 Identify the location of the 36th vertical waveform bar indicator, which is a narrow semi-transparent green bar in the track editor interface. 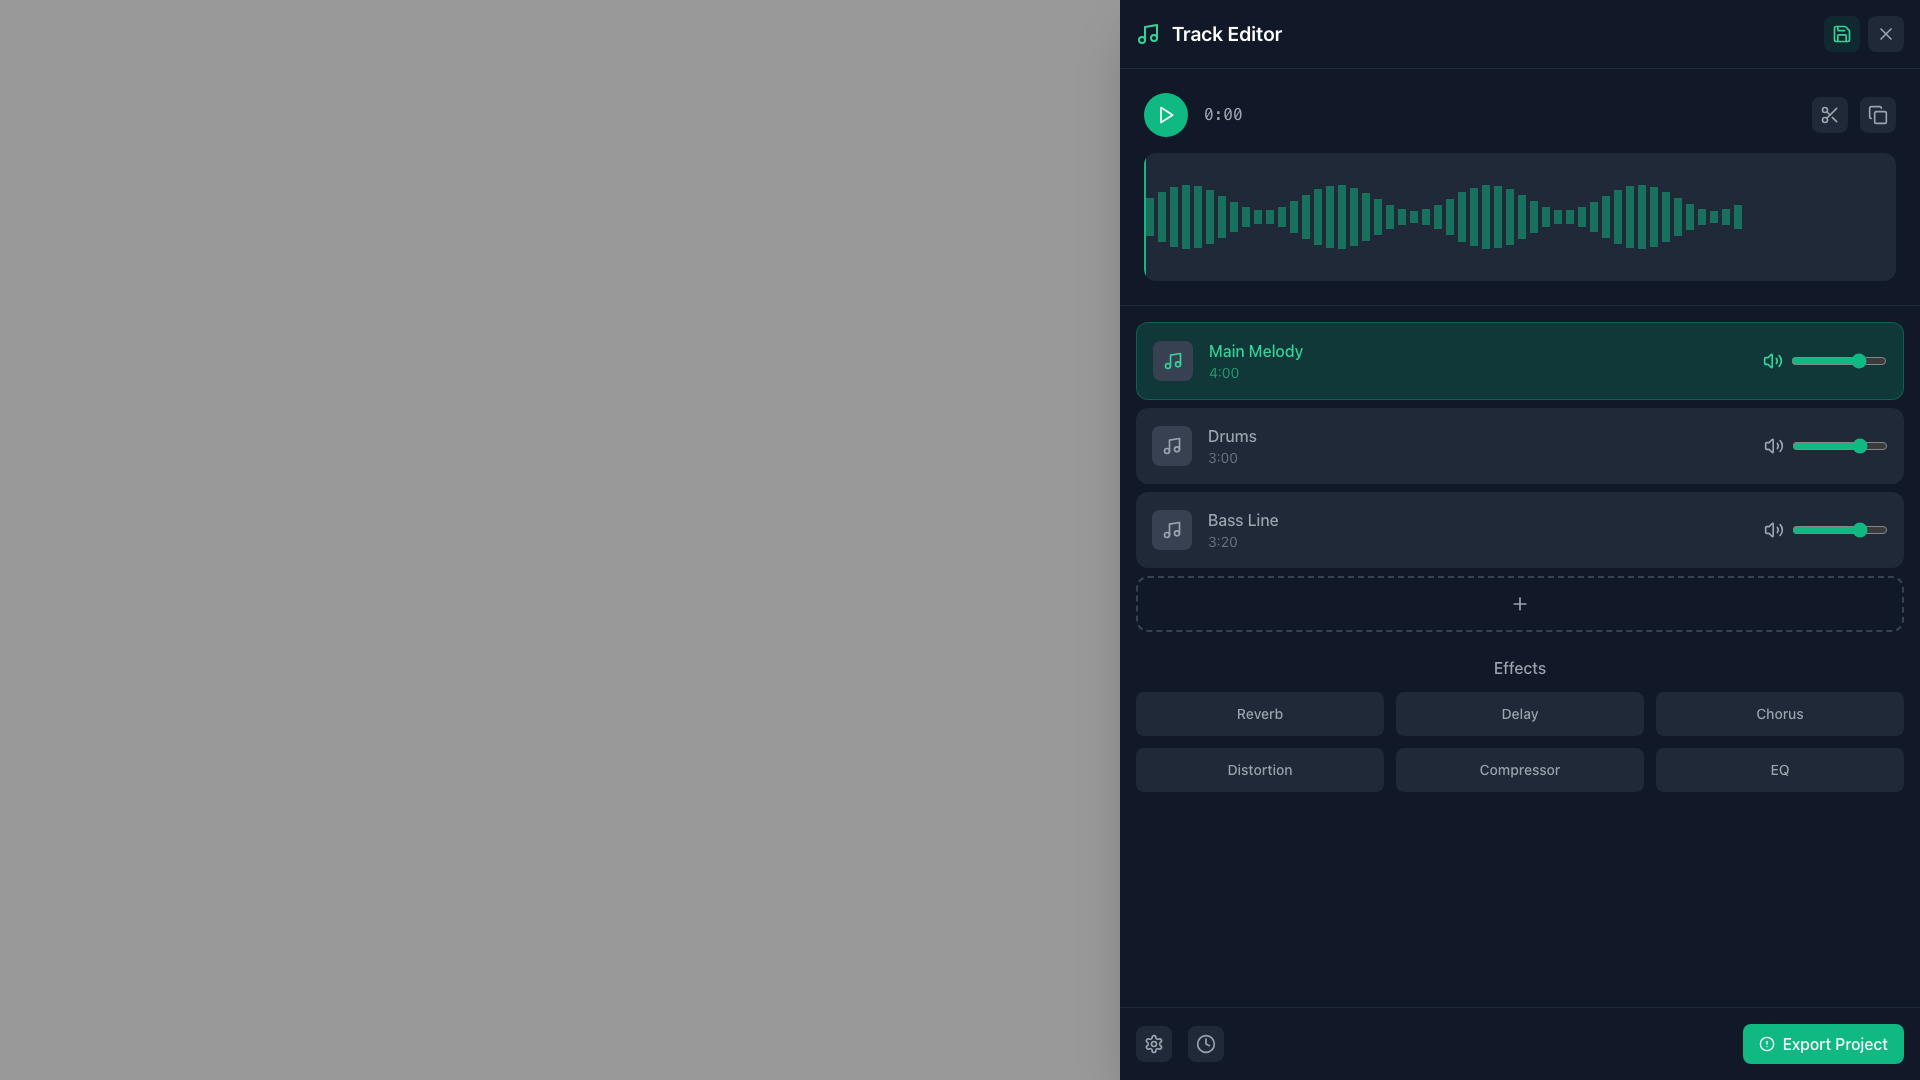
(1617, 216).